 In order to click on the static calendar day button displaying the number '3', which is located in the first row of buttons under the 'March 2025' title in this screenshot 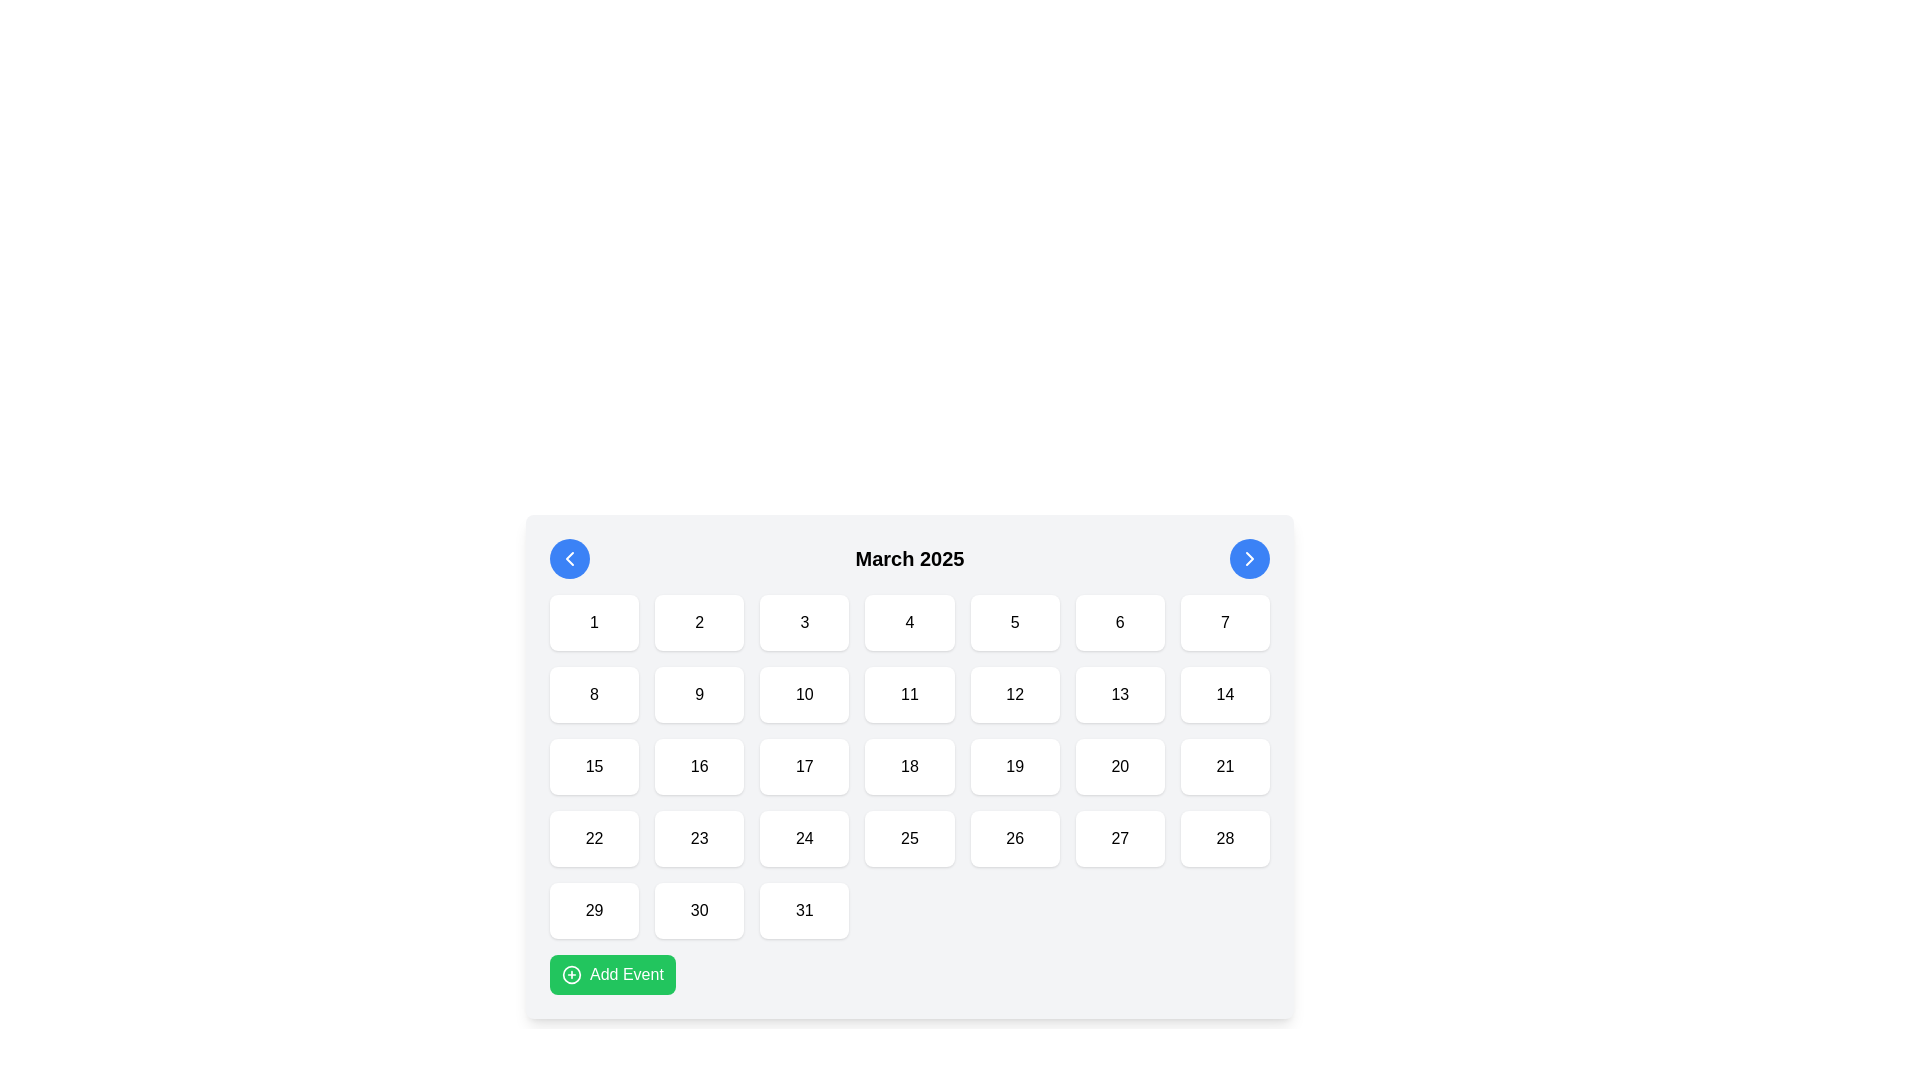, I will do `click(804, 622)`.